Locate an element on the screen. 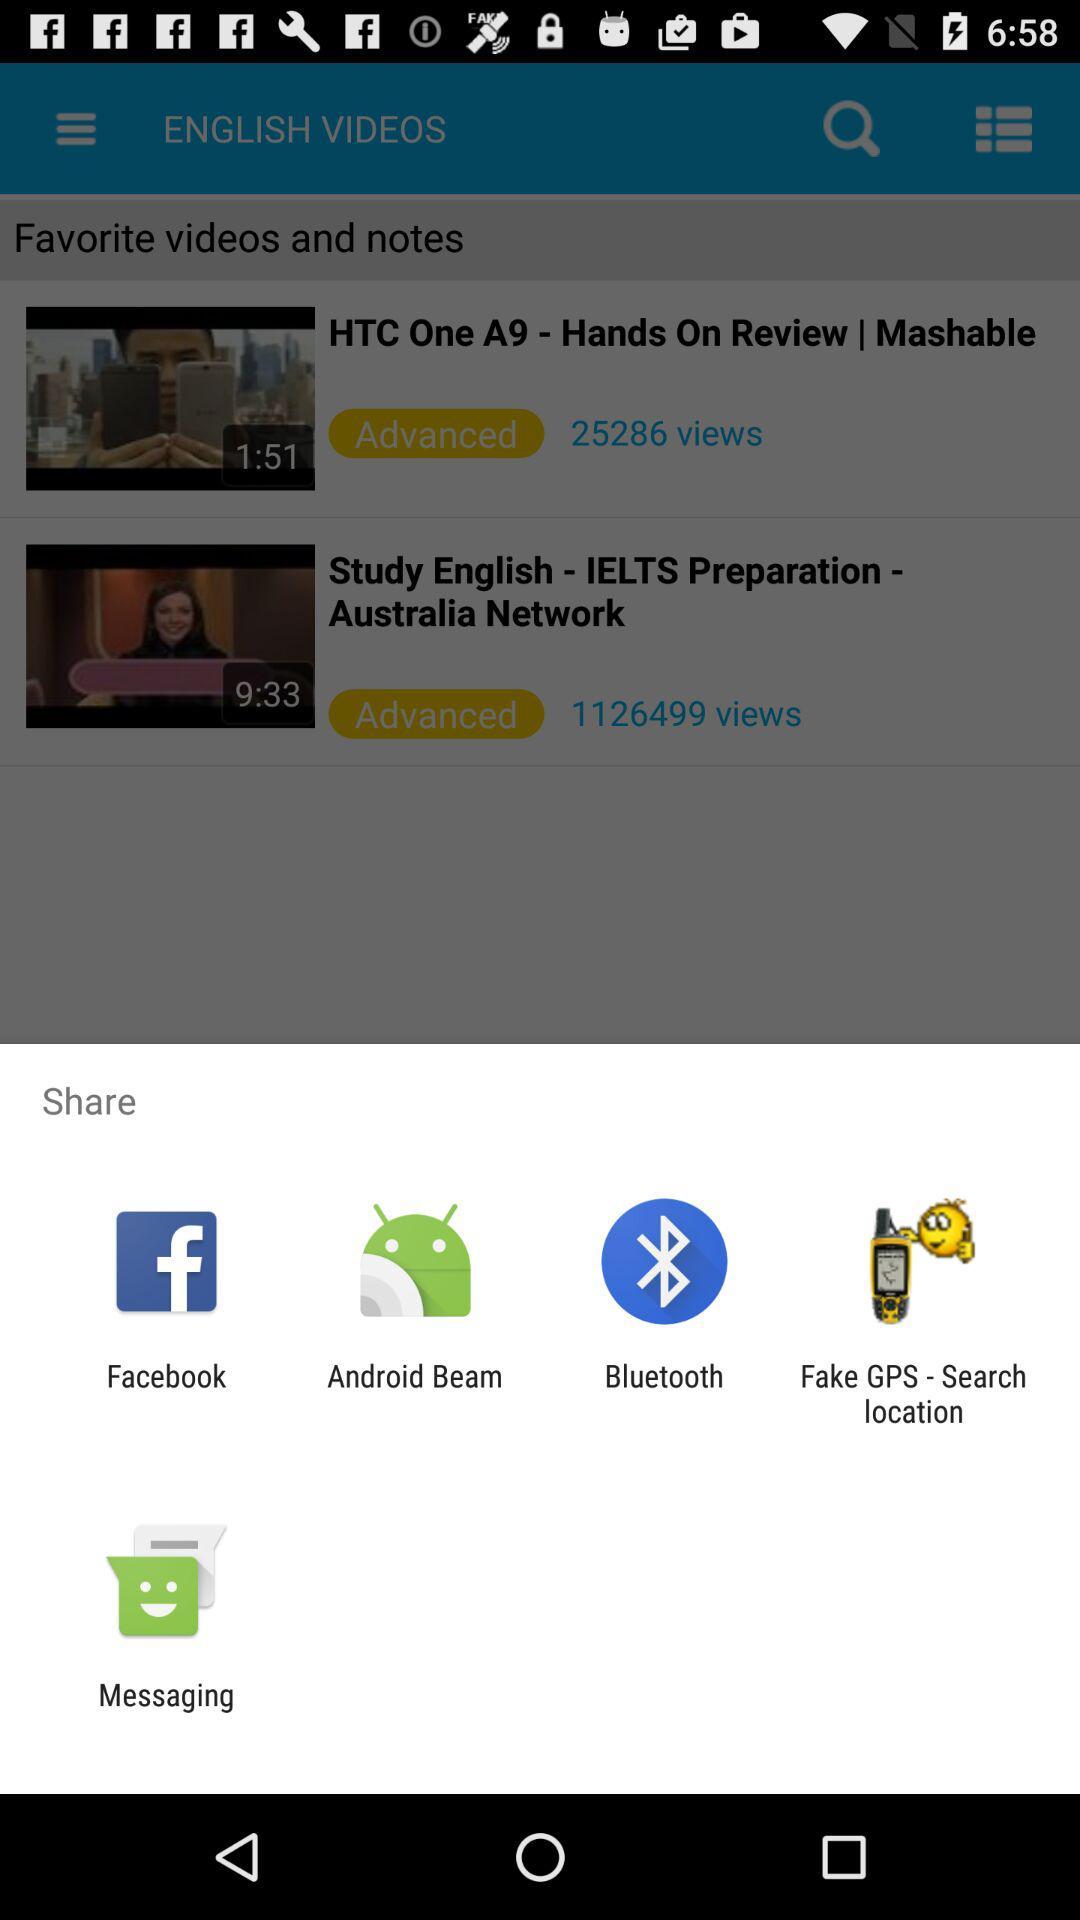 This screenshot has width=1080, height=1920. item next to android beam app is located at coordinates (664, 1392).